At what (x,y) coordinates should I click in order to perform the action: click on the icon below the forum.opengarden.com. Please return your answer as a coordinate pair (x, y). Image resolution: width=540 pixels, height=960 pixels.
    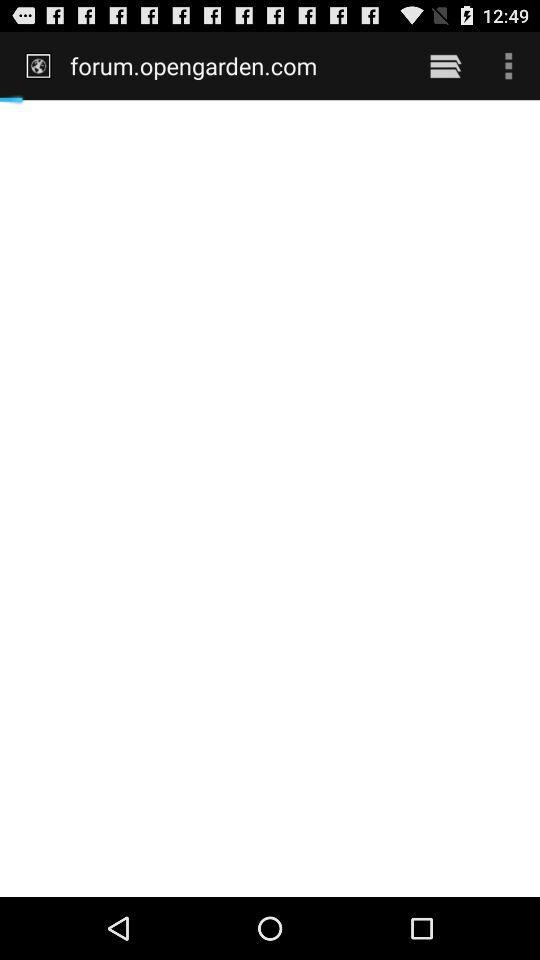
    Looking at the image, I should click on (270, 497).